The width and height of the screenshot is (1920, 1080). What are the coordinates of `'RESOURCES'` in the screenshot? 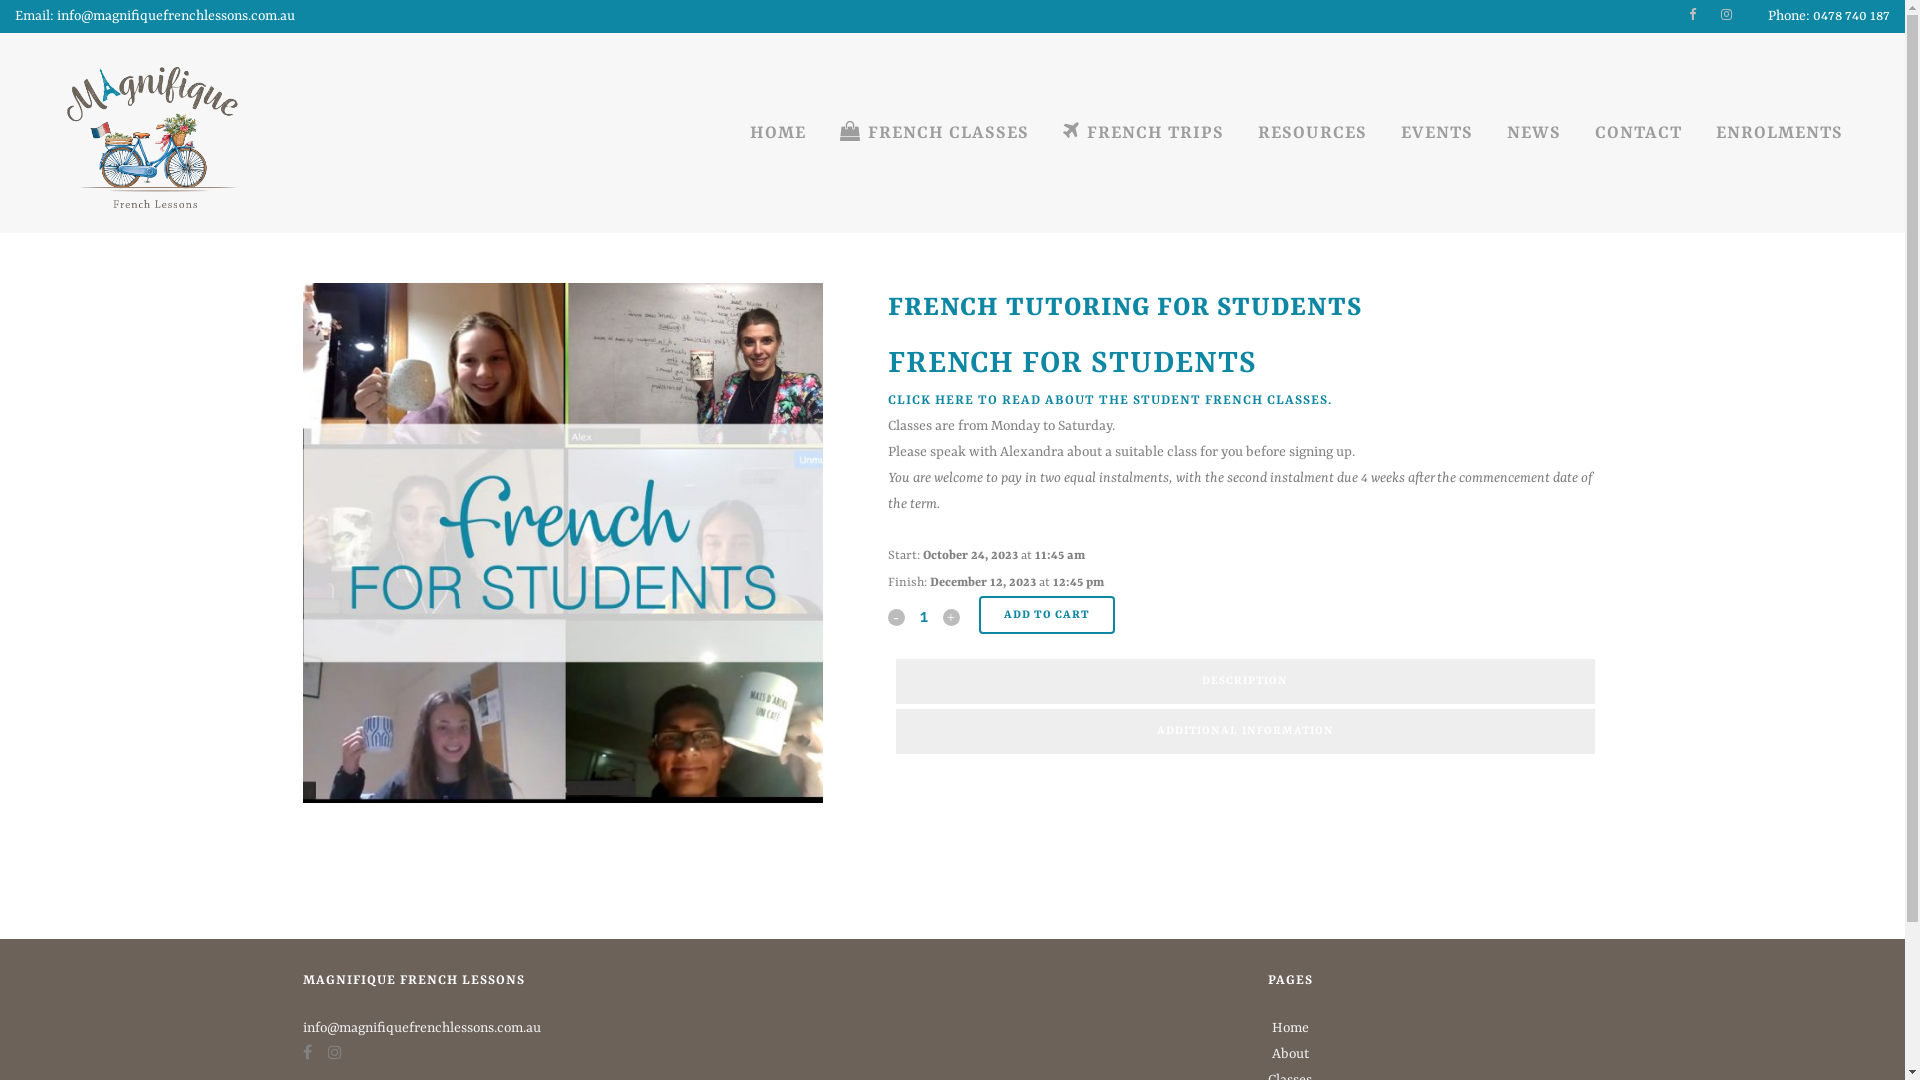 It's located at (1312, 132).